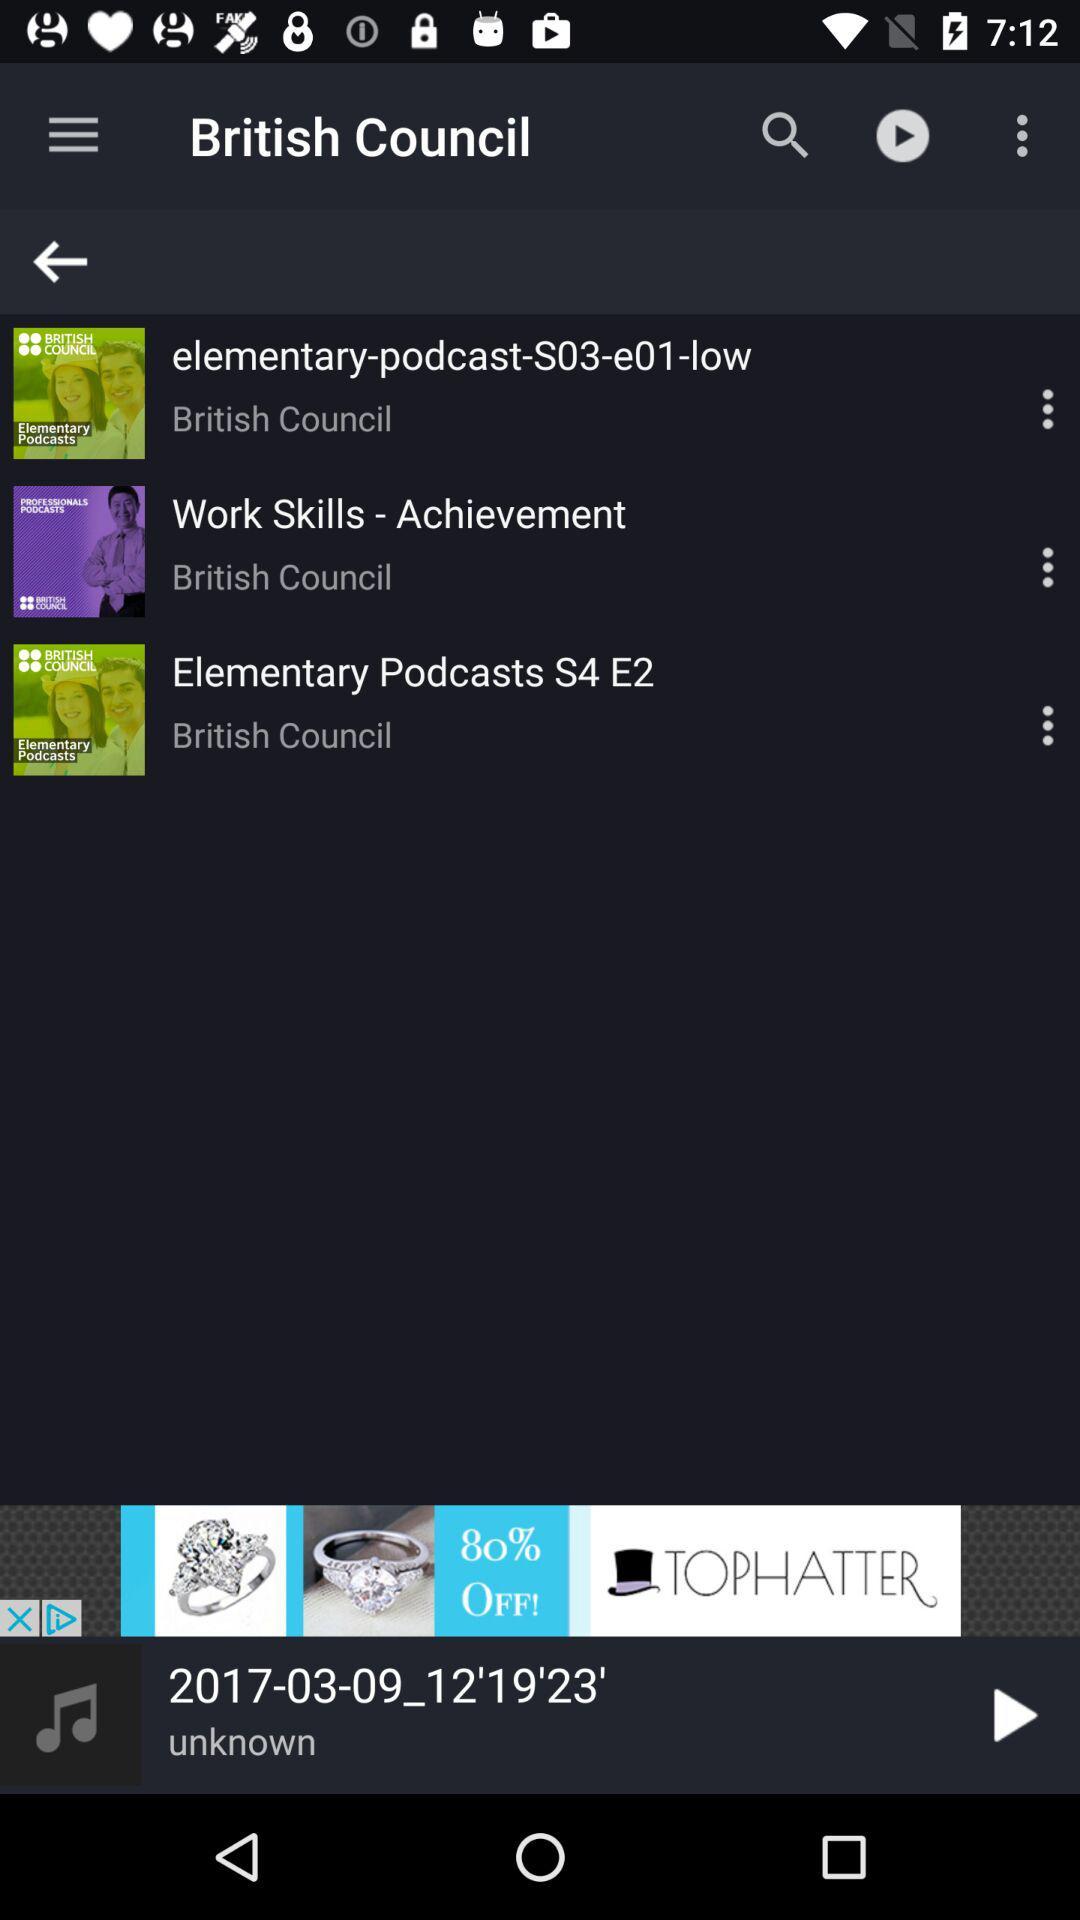 The image size is (1080, 1920). I want to click on more details, so click(1013, 393).